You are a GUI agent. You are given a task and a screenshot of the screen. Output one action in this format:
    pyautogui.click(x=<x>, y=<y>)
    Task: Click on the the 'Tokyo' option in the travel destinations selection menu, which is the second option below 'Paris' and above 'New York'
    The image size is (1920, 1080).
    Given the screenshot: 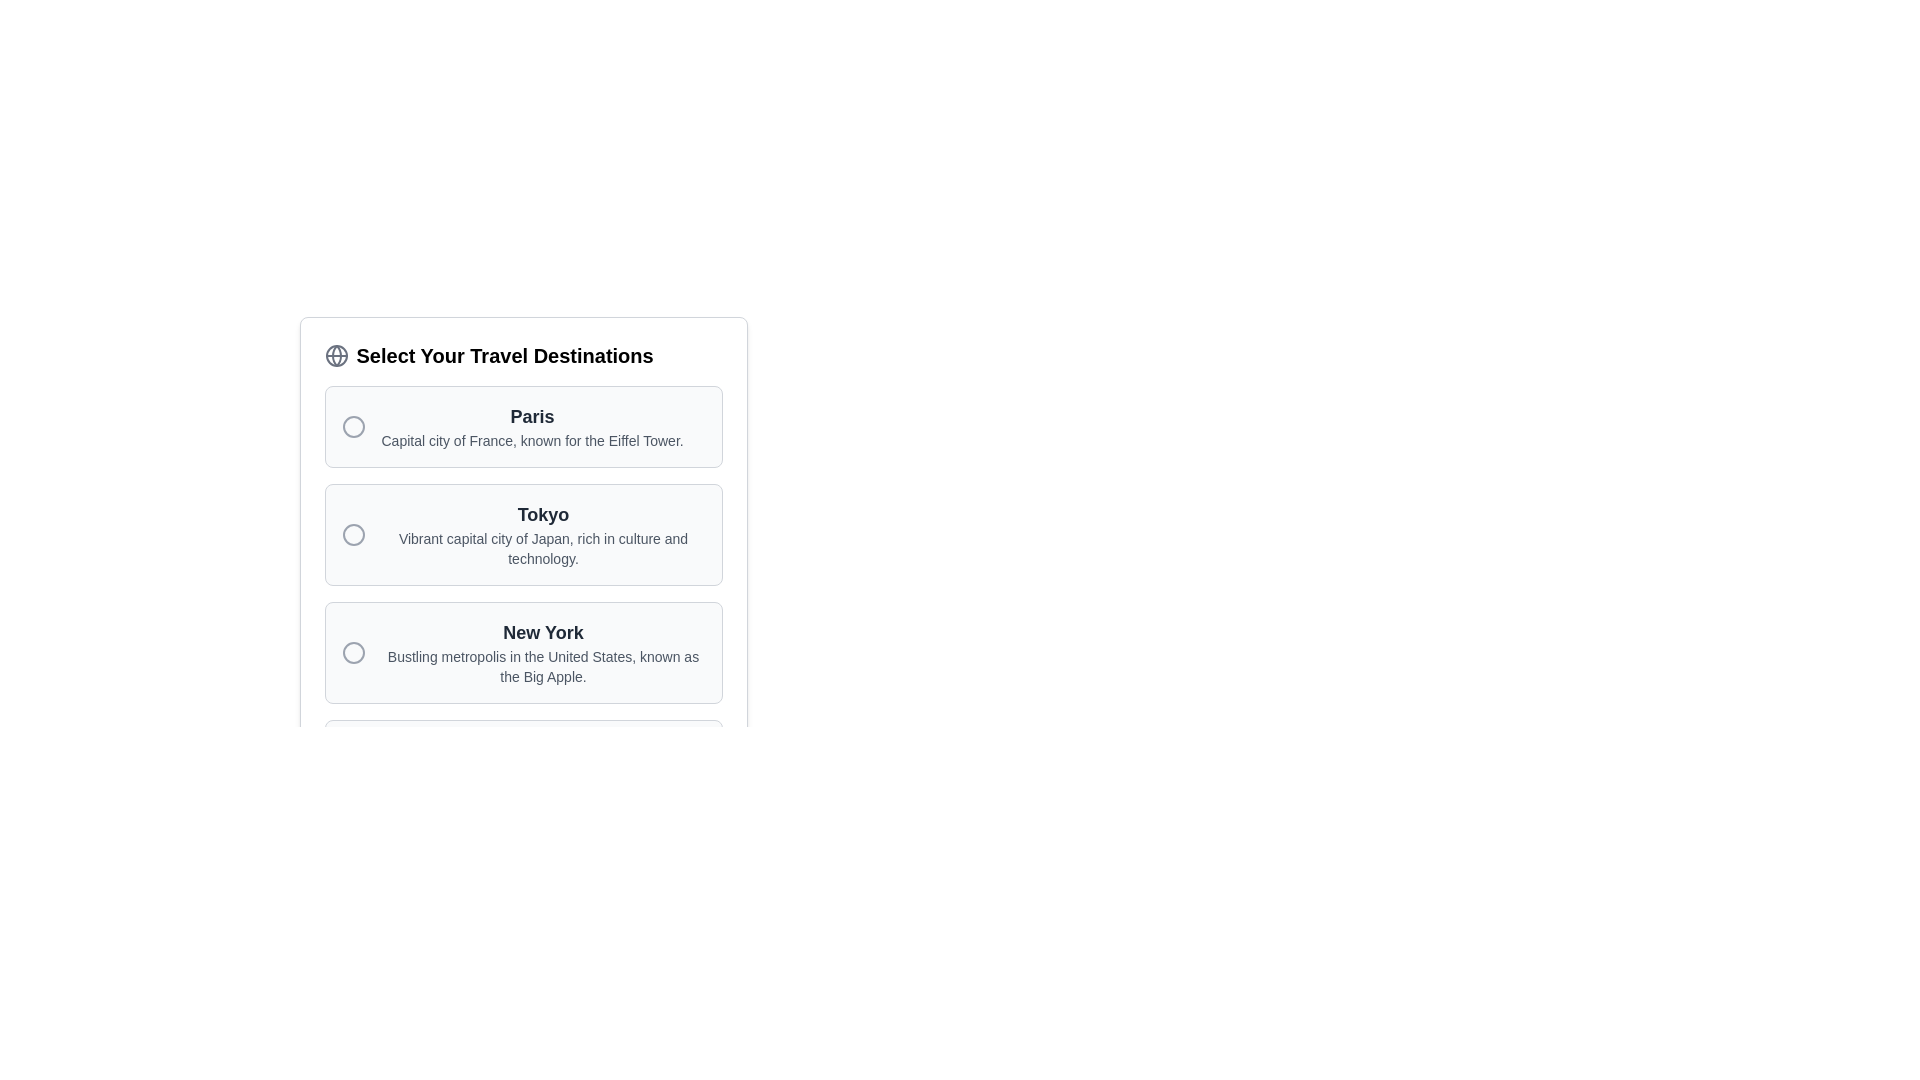 What is the action you would take?
    pyautogui.click(x=523, y=508)
    